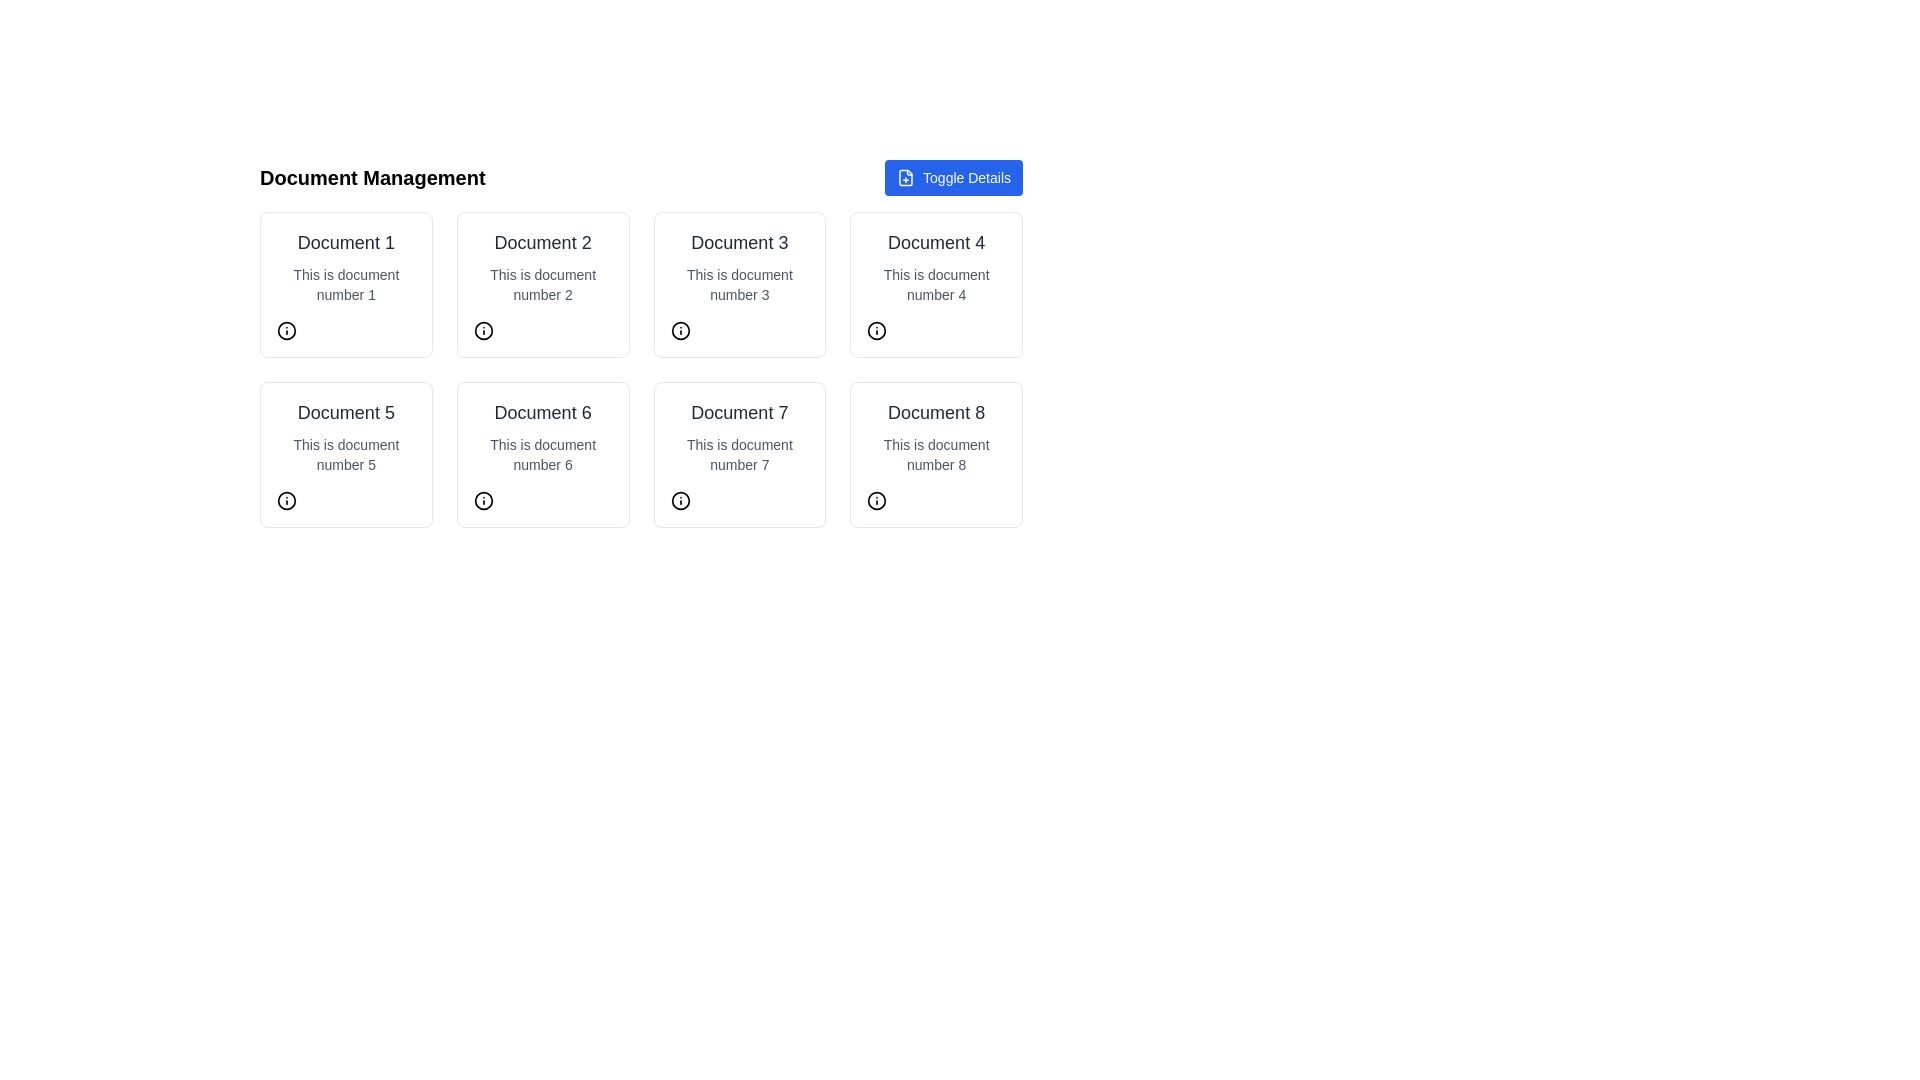 The image size is (1920, 1080). Describe the element at coordinates (286, 500) in the screenshot. I see `the circular SVG icon element with a white background and black stroke, located beneath the text 'Document 5' in the bottom-left corner of its card` at that location.